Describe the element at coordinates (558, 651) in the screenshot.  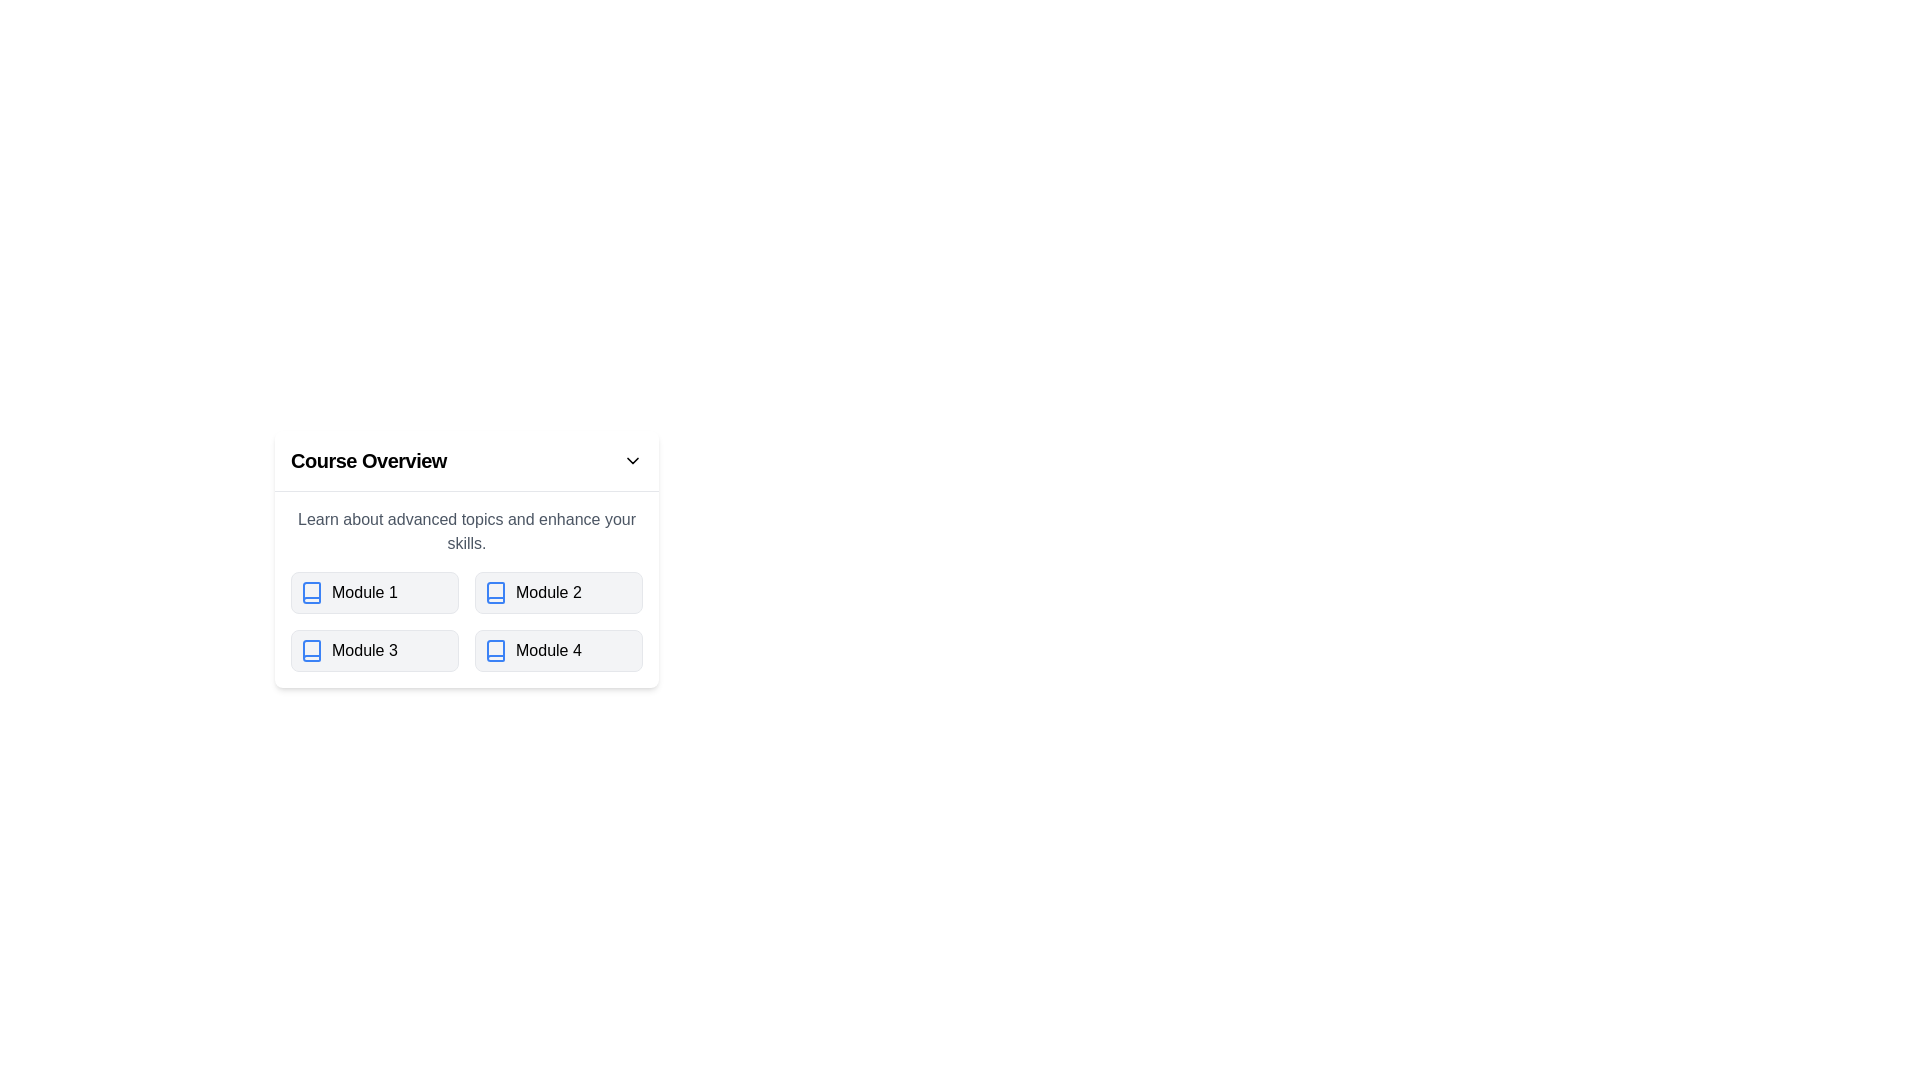
I see `the rectangular button with a light gray background and a blue book icon, labeled 'Module 4', located in the bottom-right corner of the button grid` at that location.